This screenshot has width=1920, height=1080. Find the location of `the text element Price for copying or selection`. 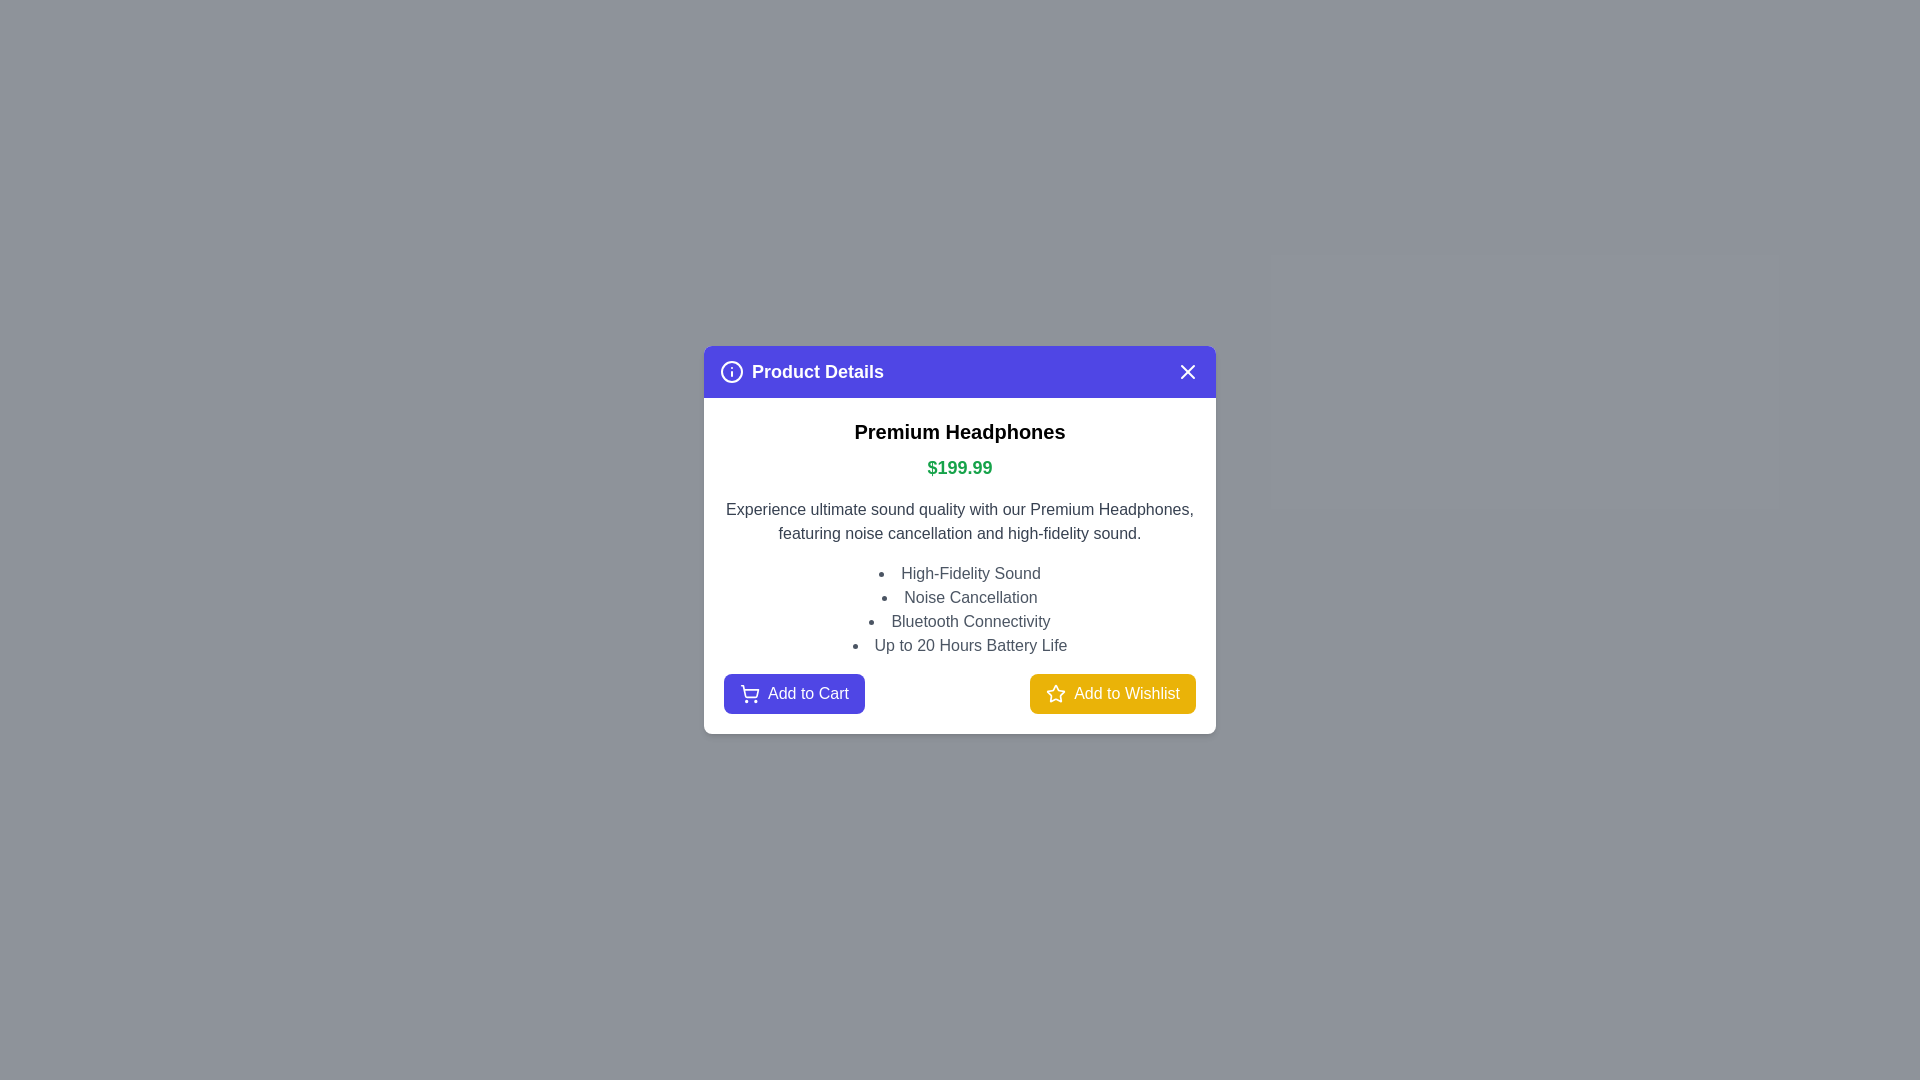

the text element Price for copying or selection is located at coordinates (960, 467).